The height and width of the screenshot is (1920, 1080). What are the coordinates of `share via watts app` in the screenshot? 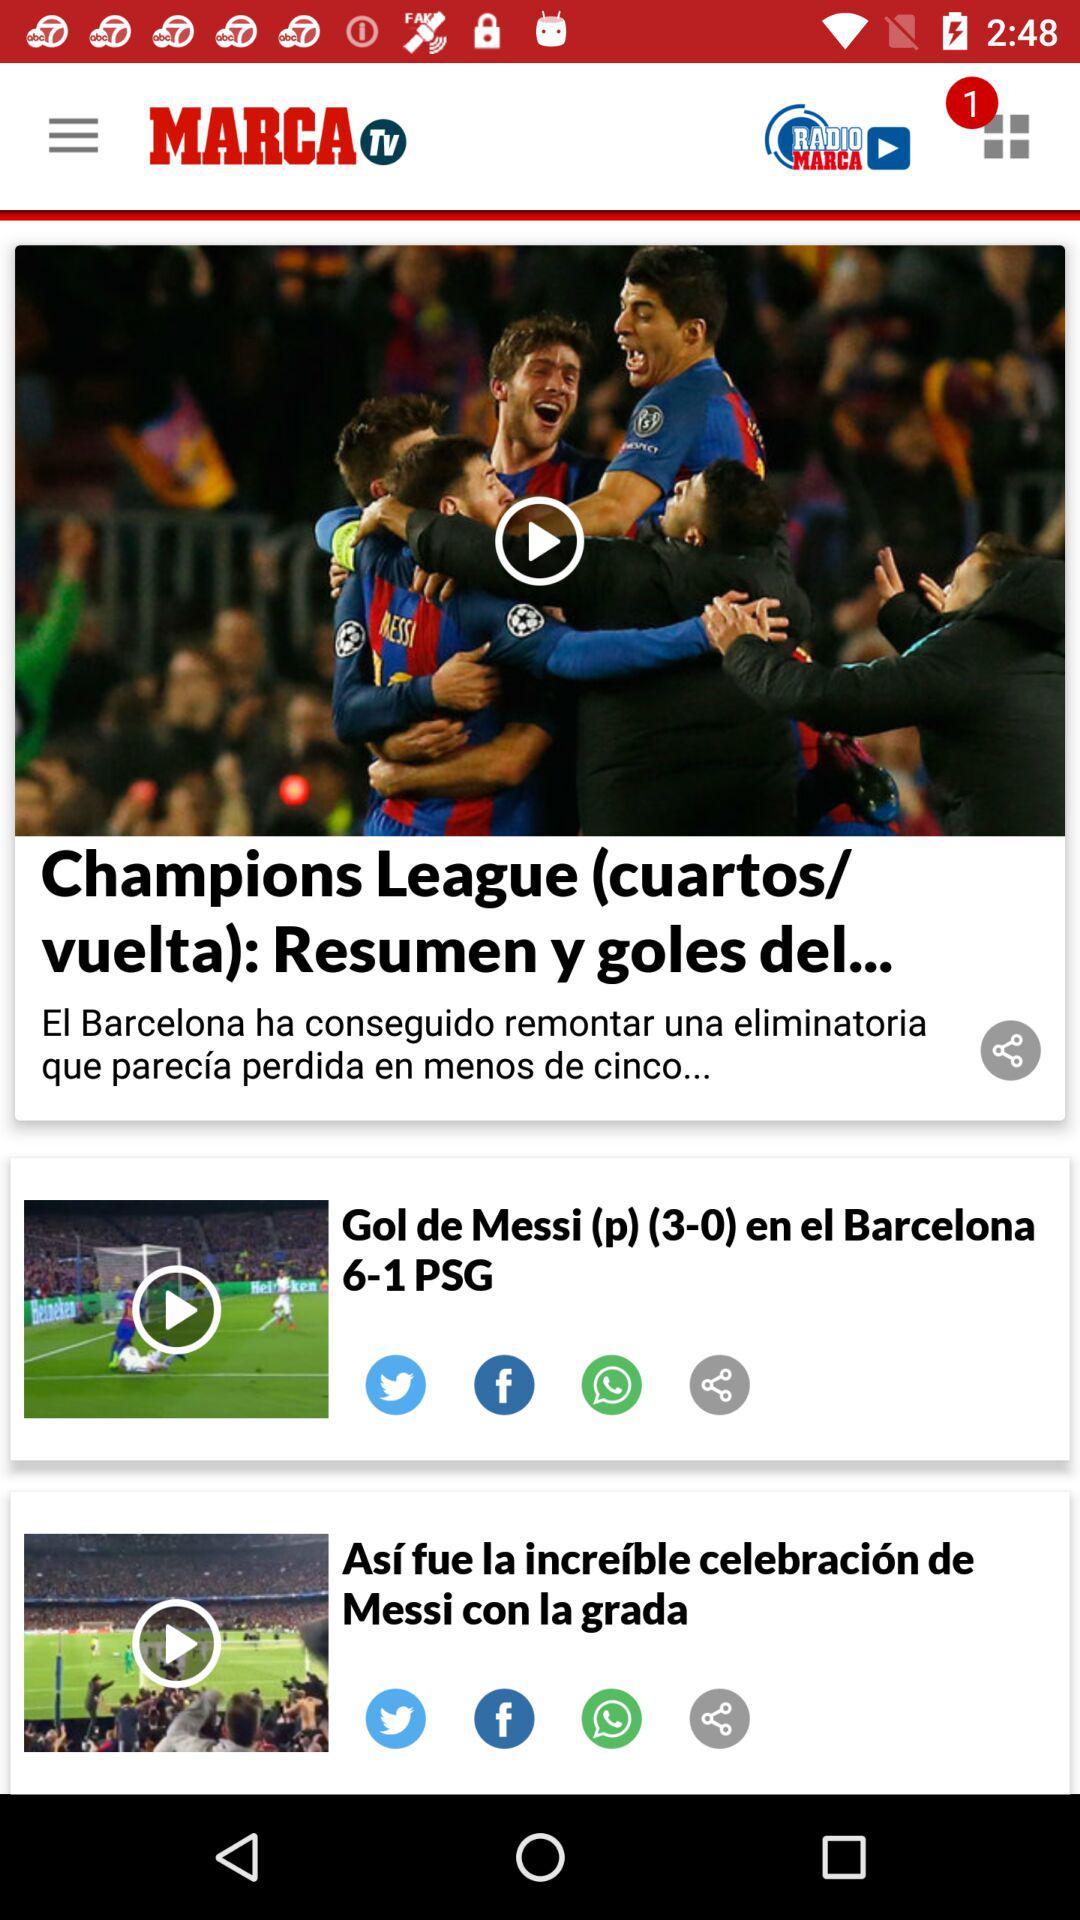 It's located at (611, 1717).